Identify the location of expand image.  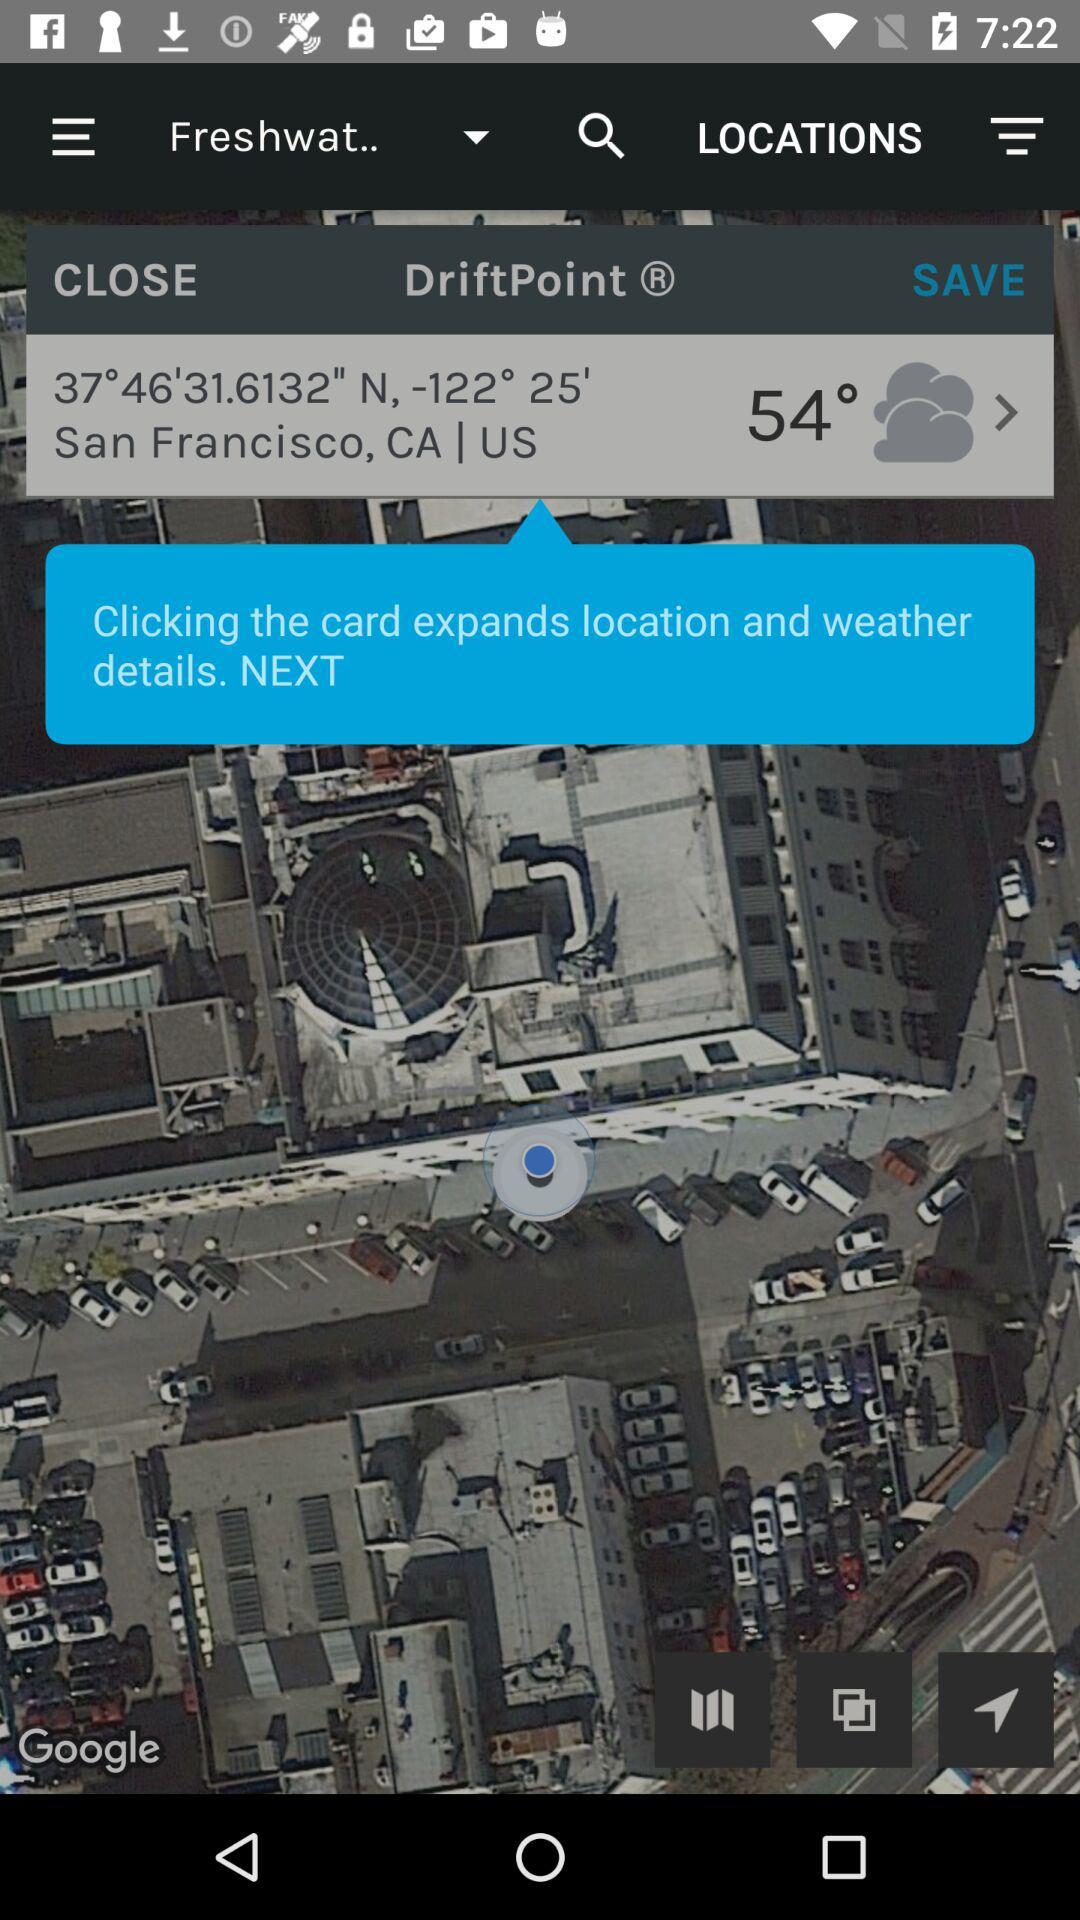
(540, 1002).